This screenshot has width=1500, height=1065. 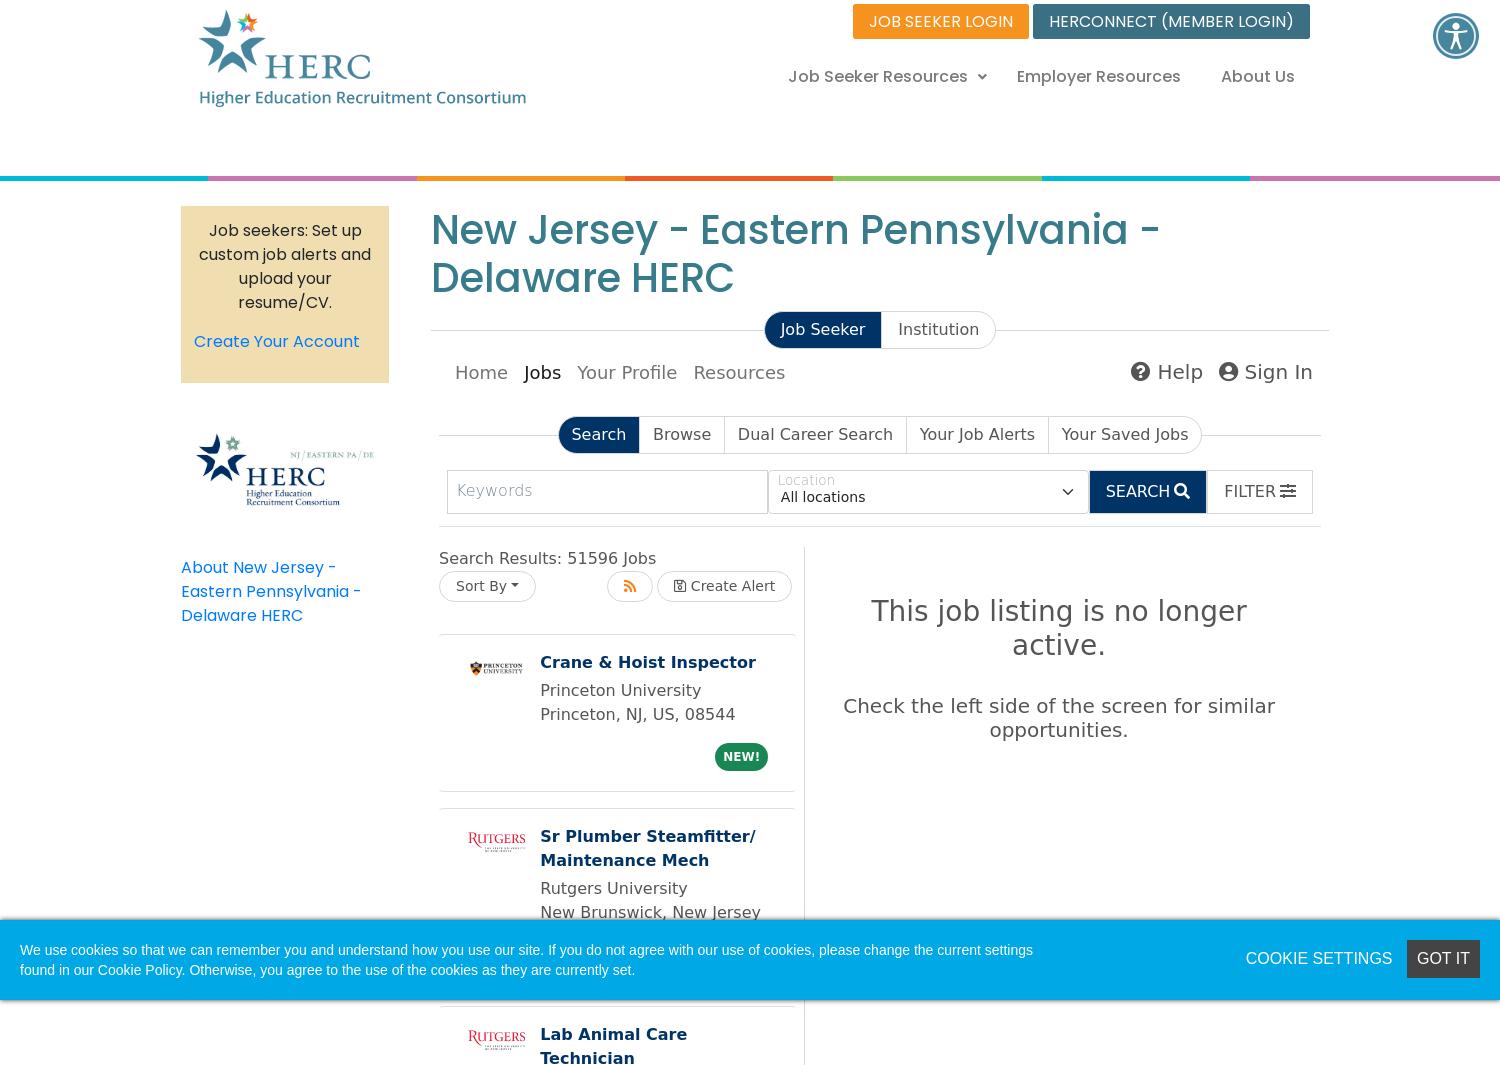 I want to click on 'Create Your Account', so click(x=277, y=340).